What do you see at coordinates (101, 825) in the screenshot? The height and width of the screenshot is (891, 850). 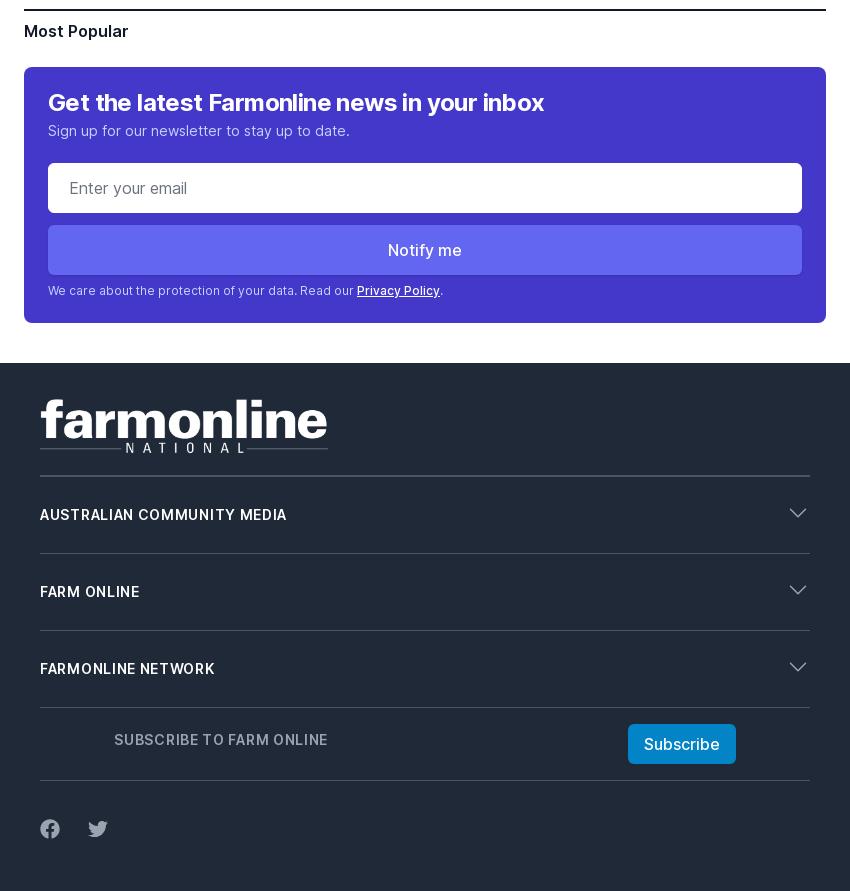 I see `'Livestock Connect'` at bounding box center [101, 825].